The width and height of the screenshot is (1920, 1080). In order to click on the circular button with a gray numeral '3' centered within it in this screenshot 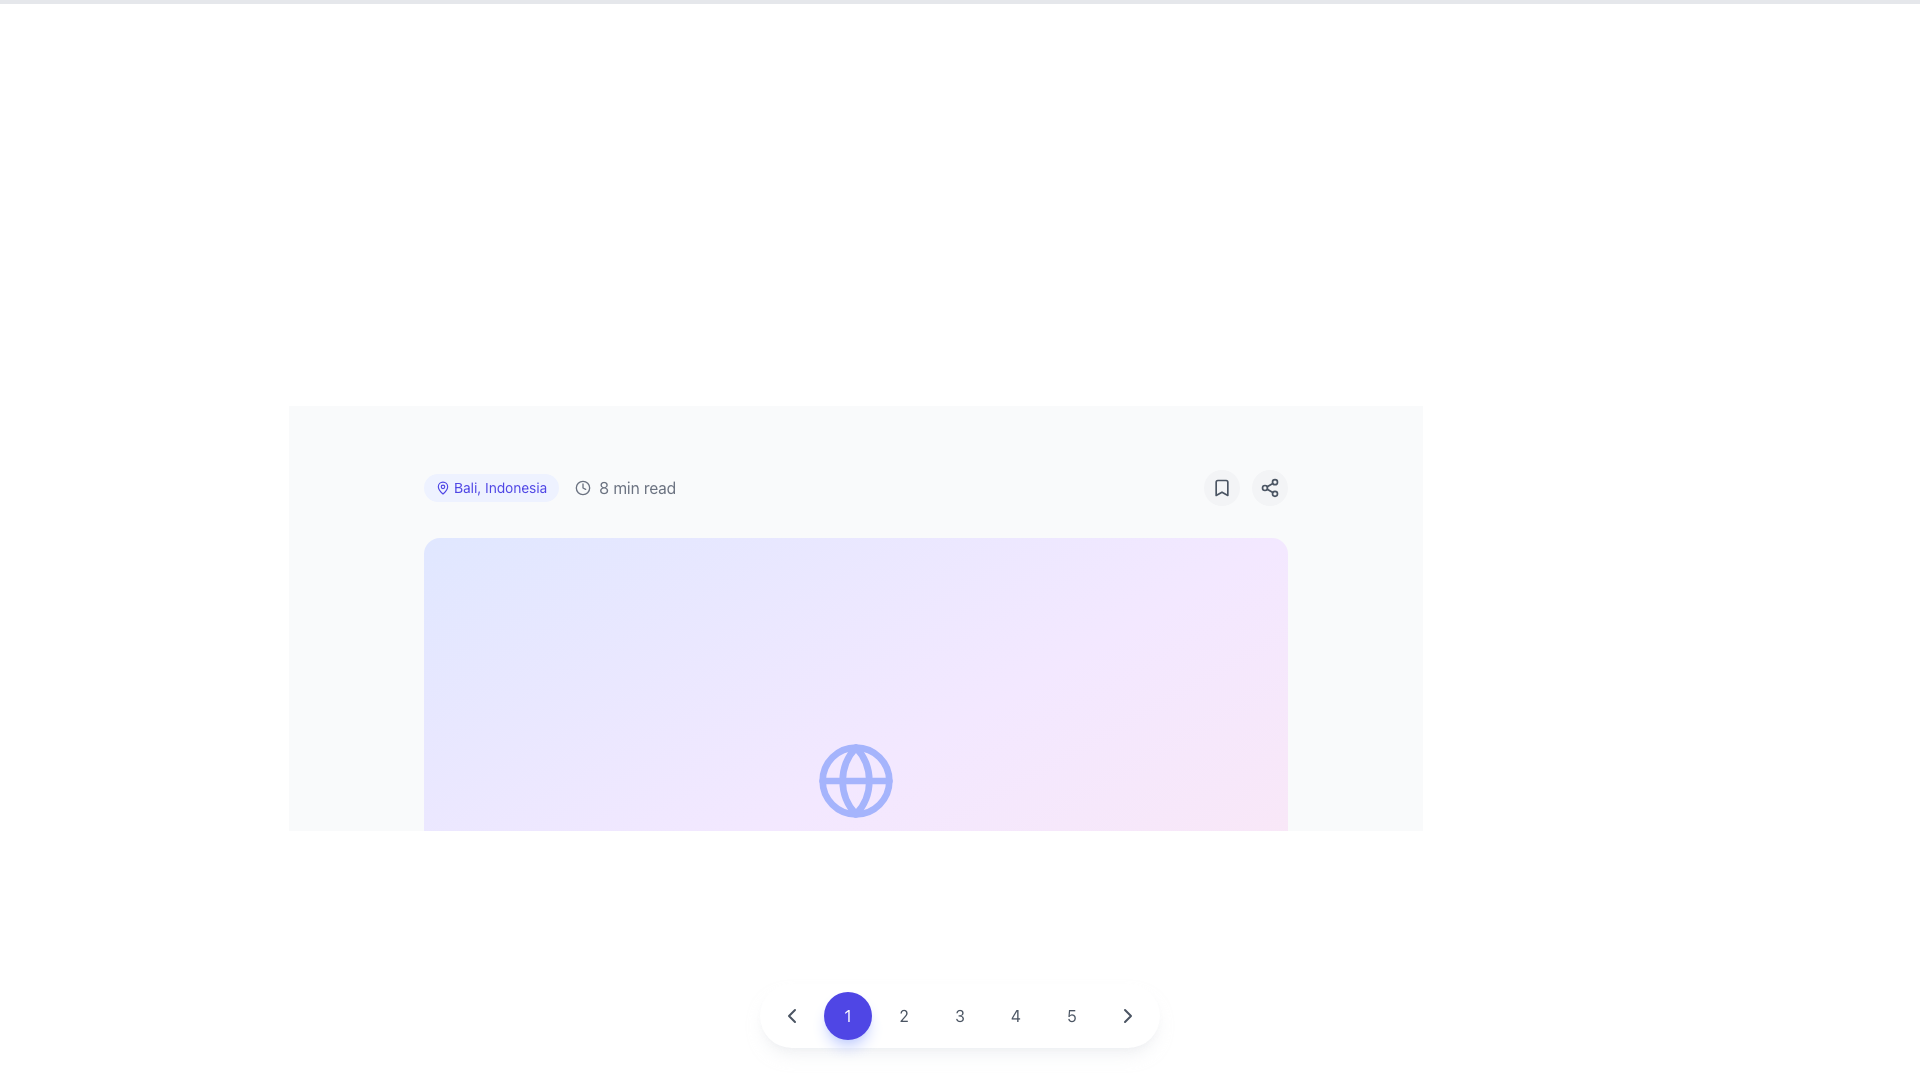, I will do `click(960, 1015)`.